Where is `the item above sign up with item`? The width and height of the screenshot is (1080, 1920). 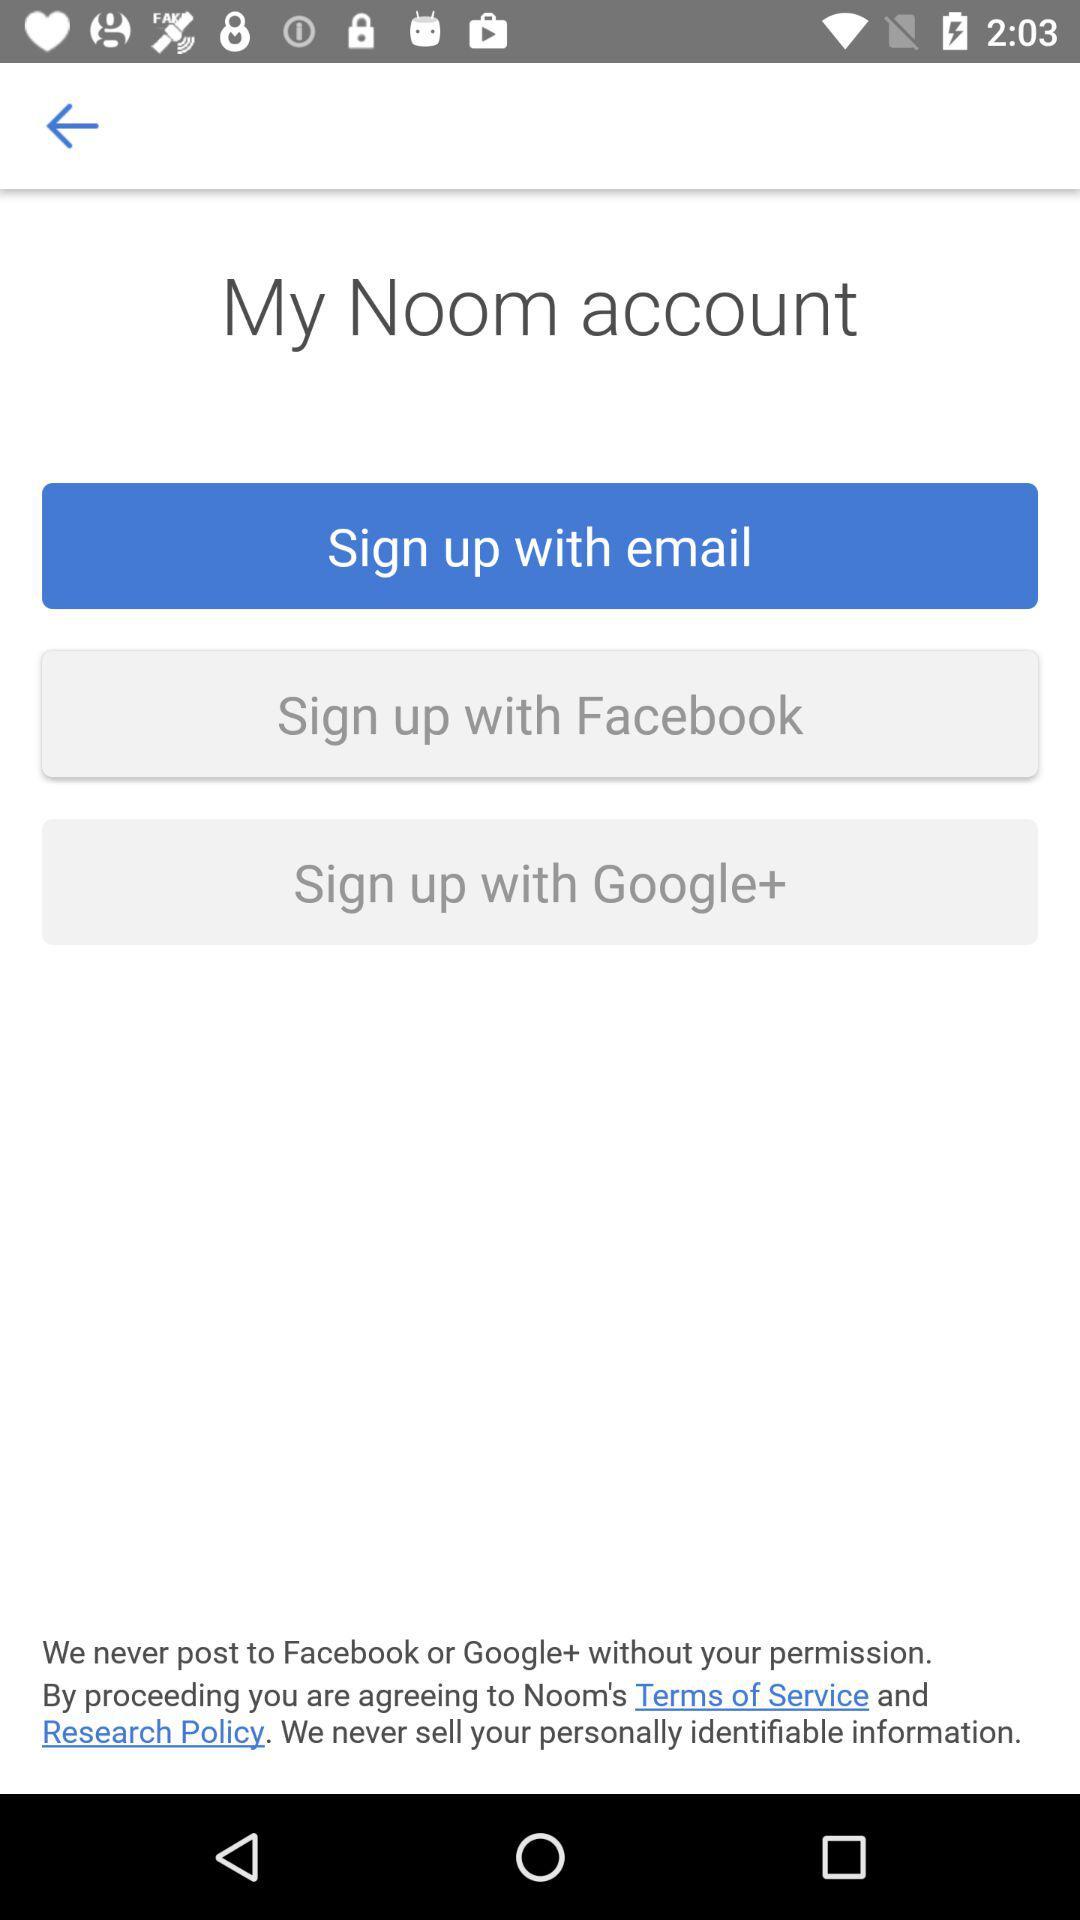
the item above sign up with item is located at coordinates (72, 124).